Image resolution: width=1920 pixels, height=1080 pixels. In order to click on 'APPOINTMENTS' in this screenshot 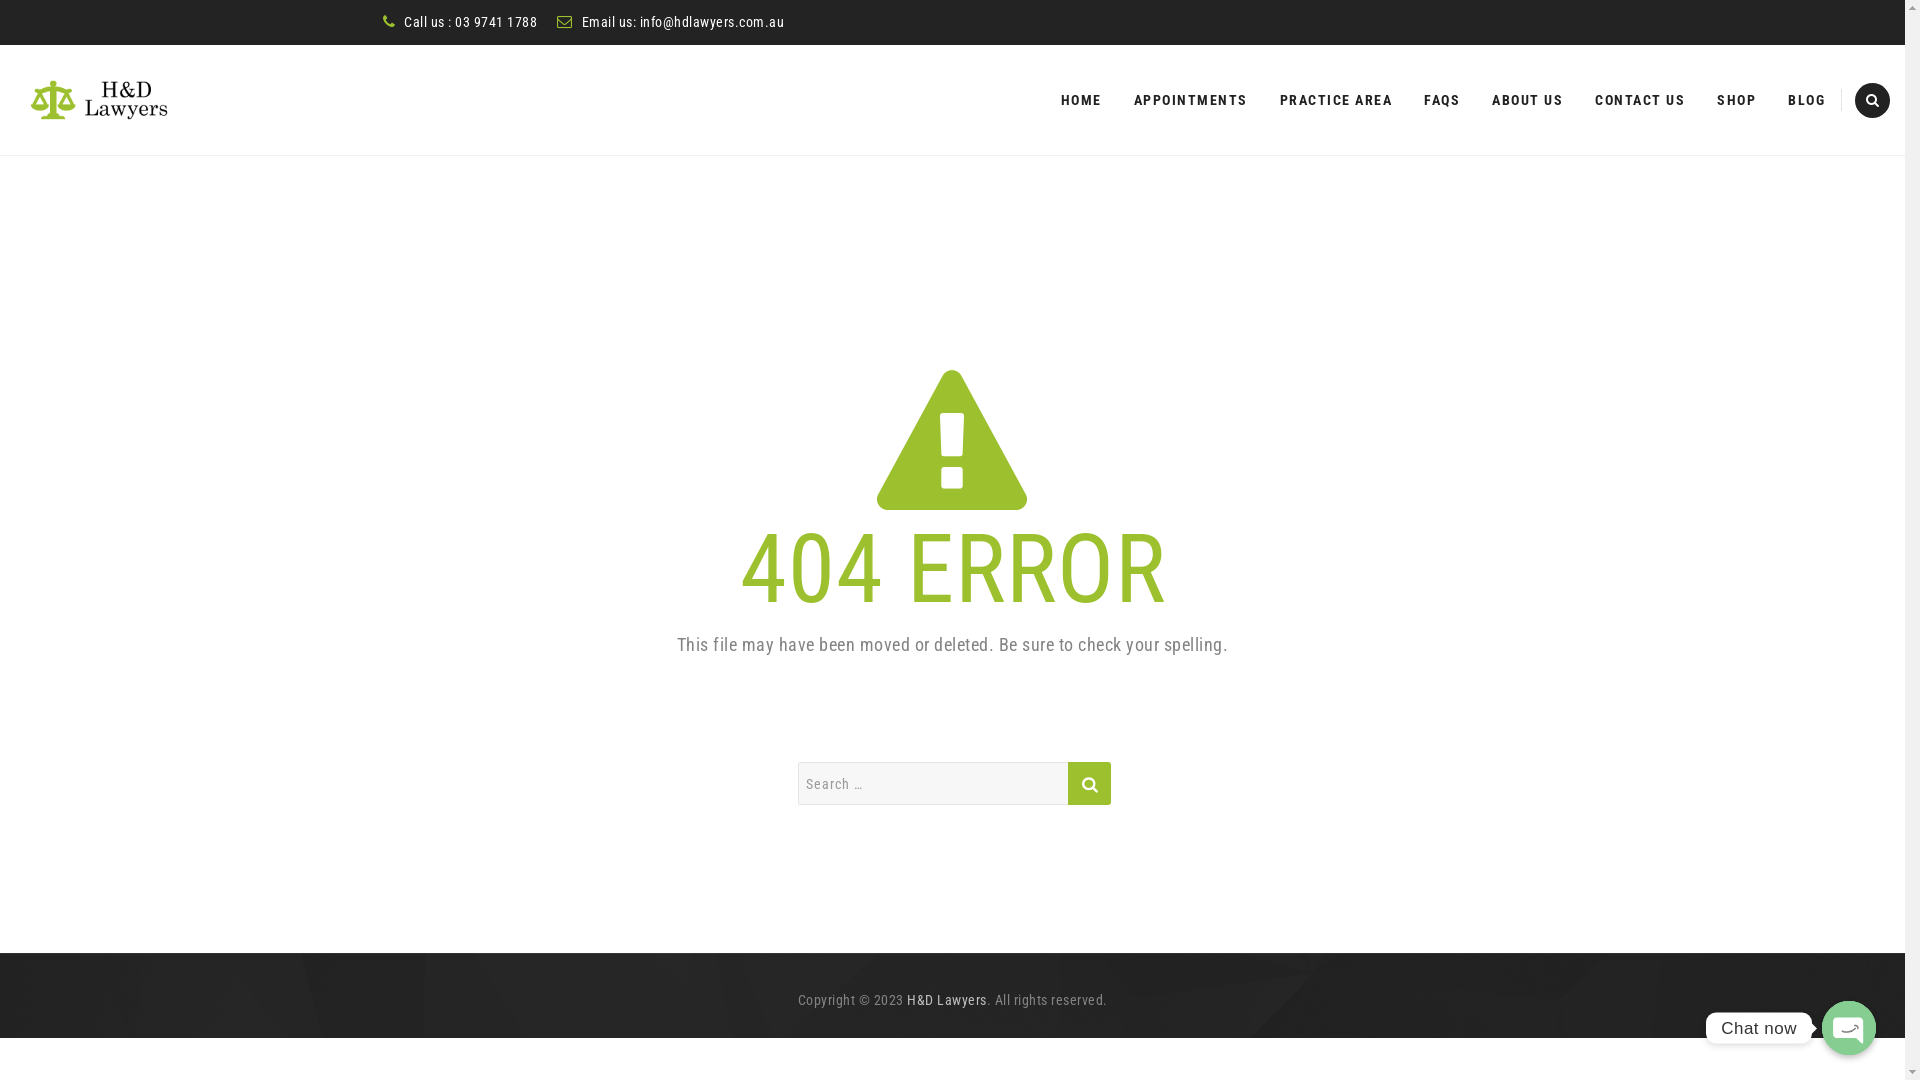, I will do `click(1190, 100)`.